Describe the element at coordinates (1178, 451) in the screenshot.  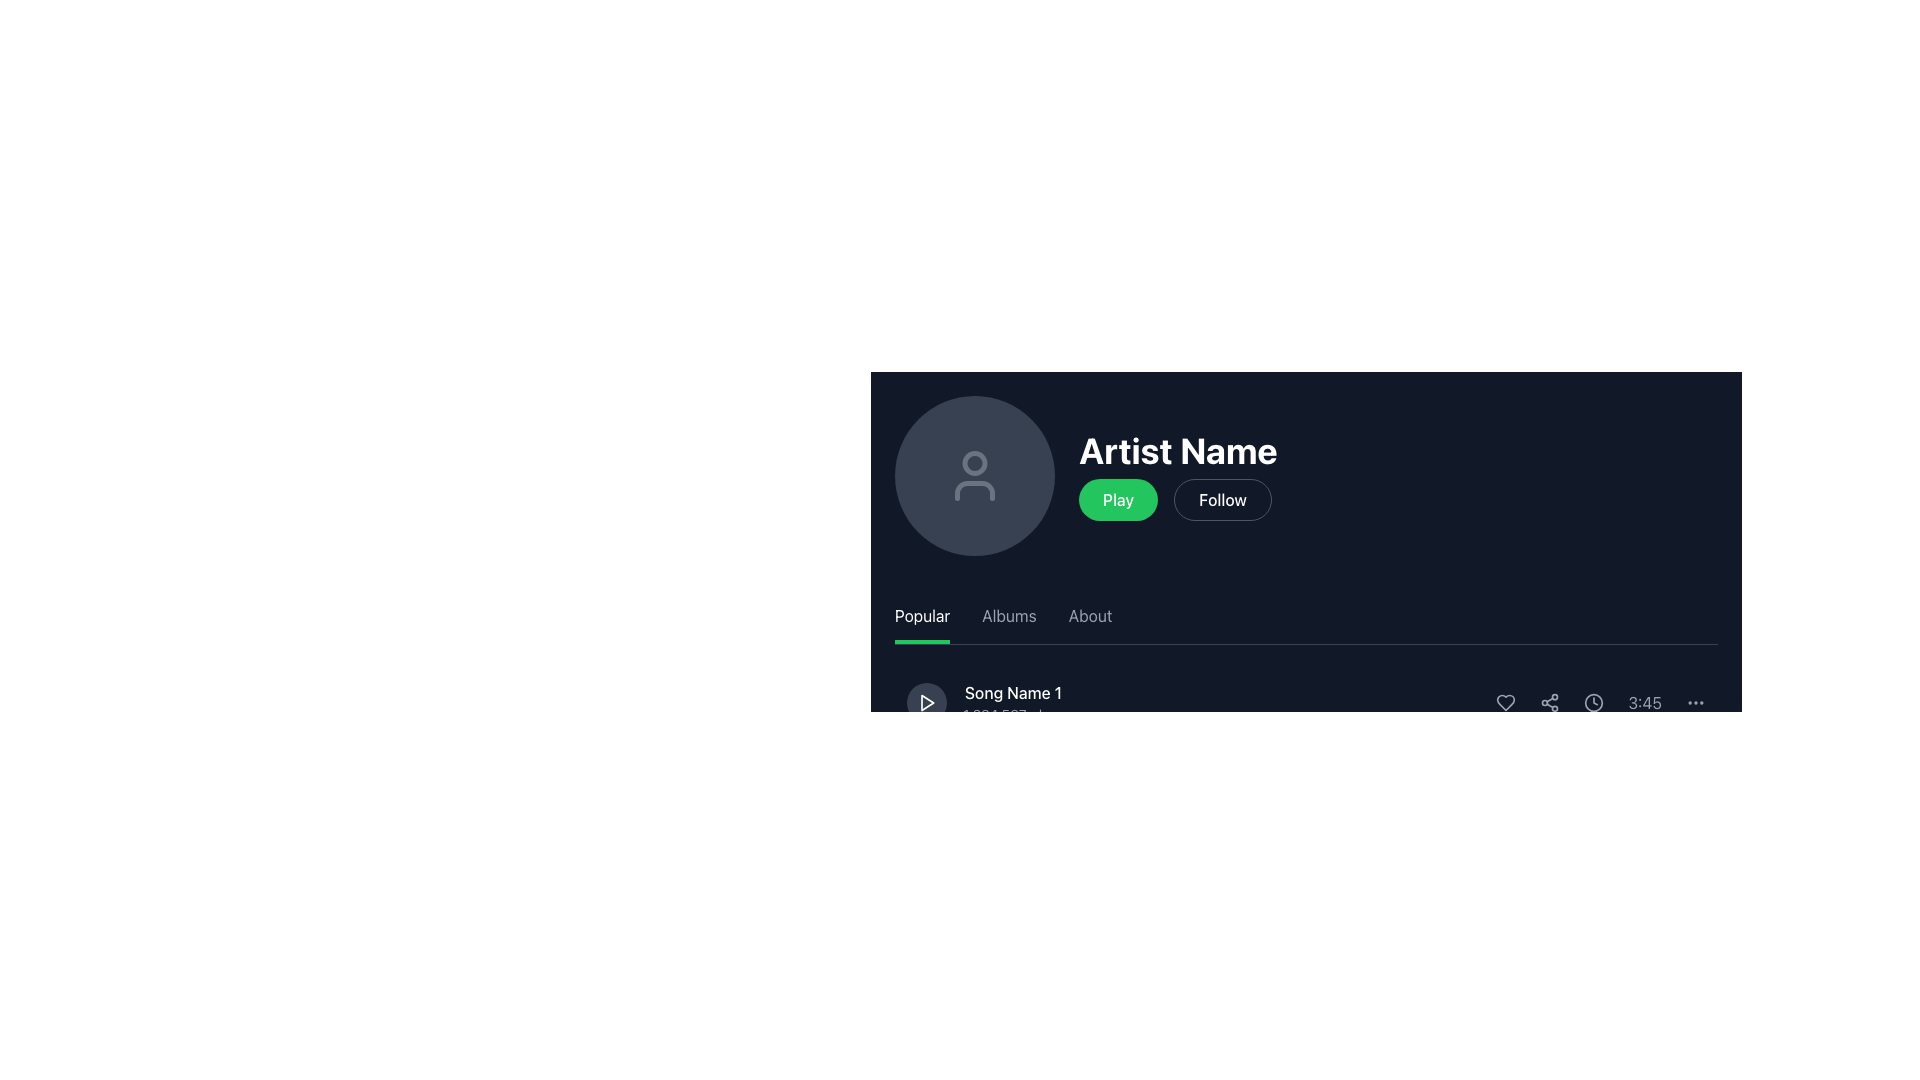
I see `the 'Artist Name' text label, which is prominently displayed in a bold, large font with white text on a dark background, located near the top-center area of the interface, directly to the right of a circular avatar image` at that location.